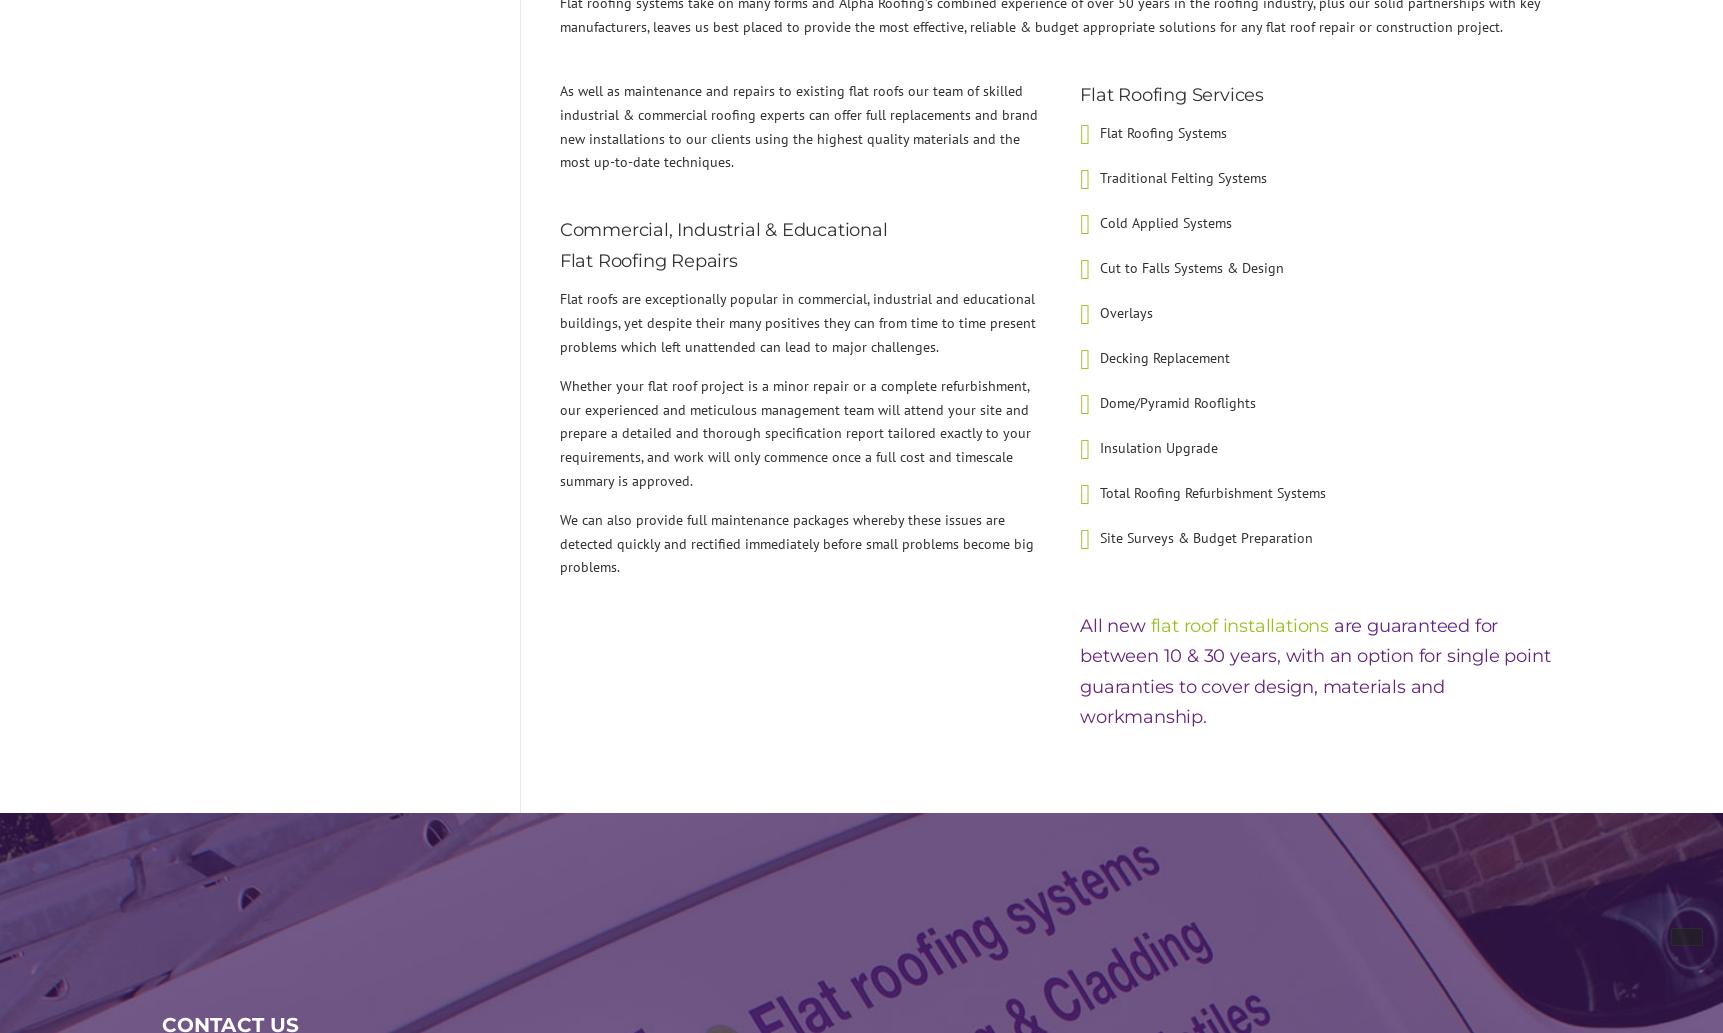 Image resolution: width=1723 pixels, height=1033 pixels. What do you see at coordinates (797, 126) in the screenshot?
I see `'As well as maintenance and repairs to existing flat roofs our team of skilled industrial & commercial roofing experts can offer full replacements and brand new installations to our clients using the highest quality materials and the most up-to-date techniques.'` at bounding box center [797, 126].